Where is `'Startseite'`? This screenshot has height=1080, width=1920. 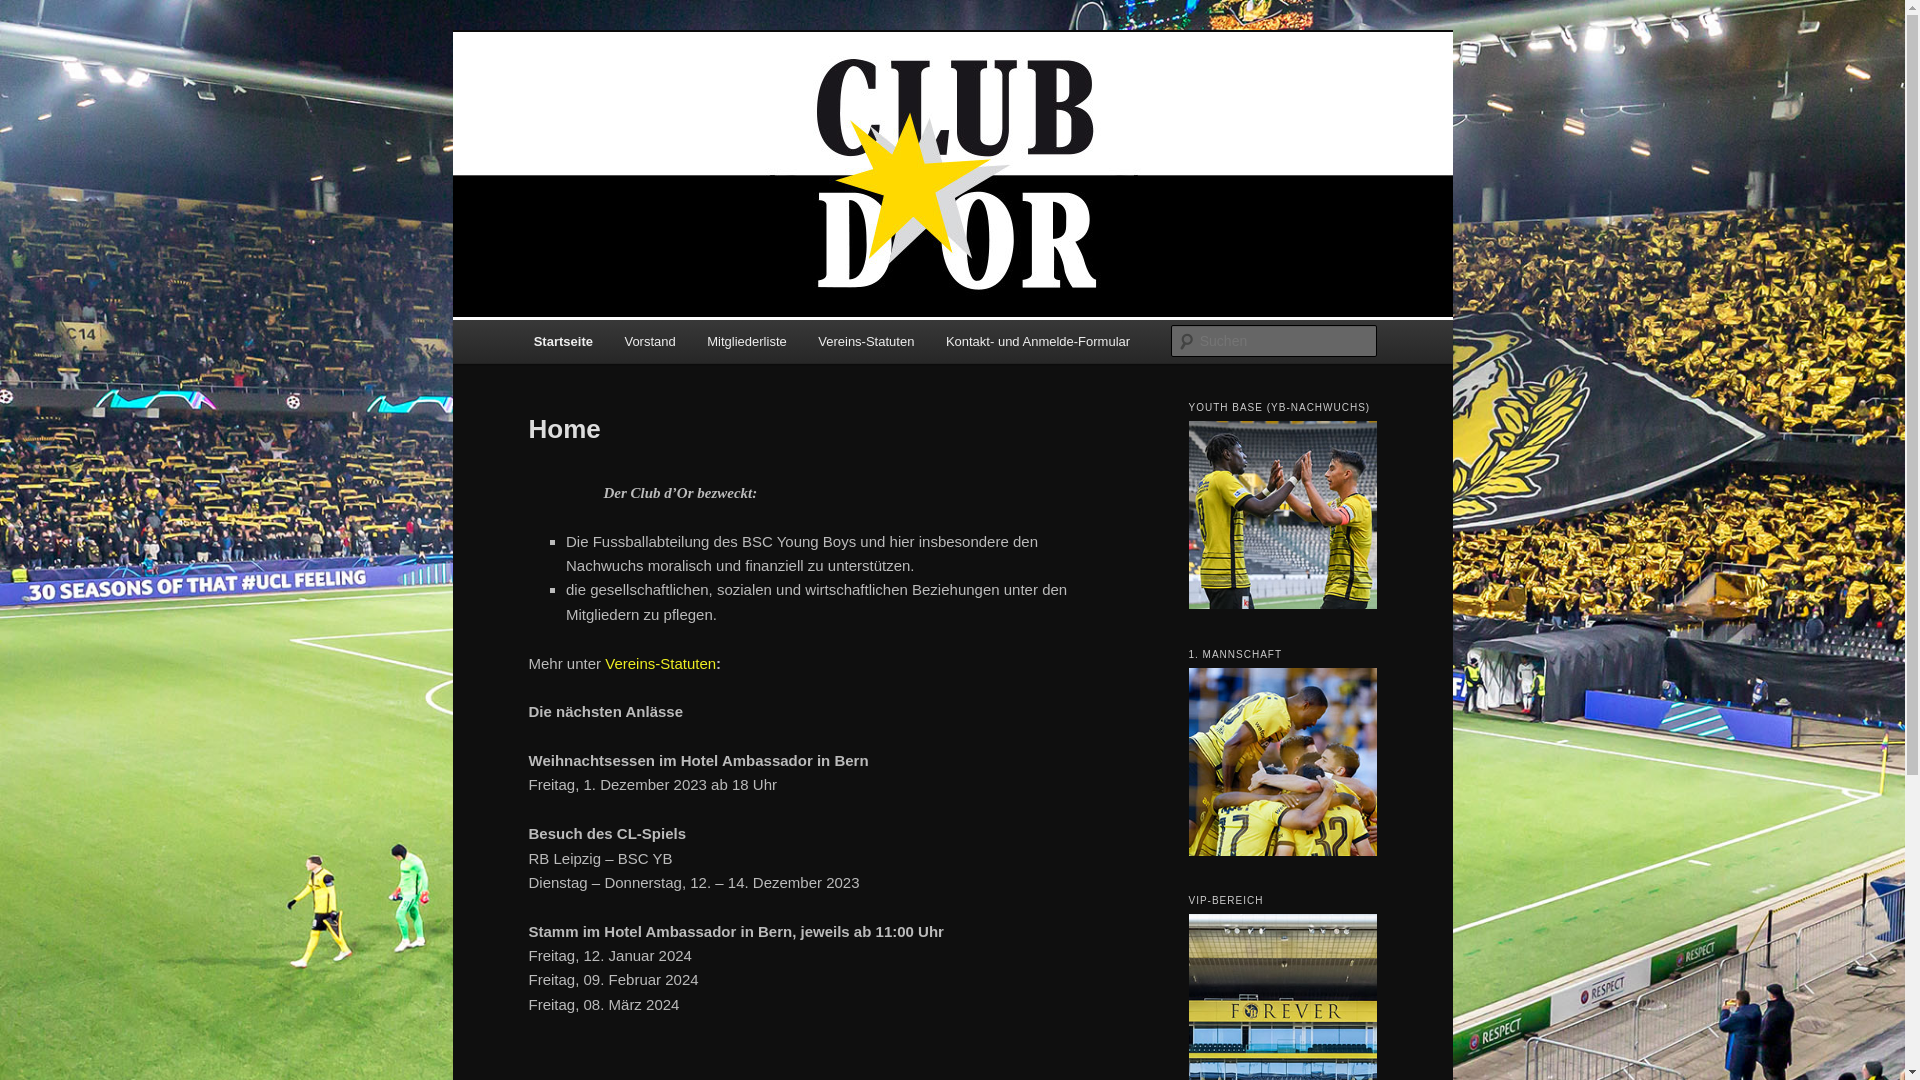 'Startseite' is located at coordinates (562, 340).